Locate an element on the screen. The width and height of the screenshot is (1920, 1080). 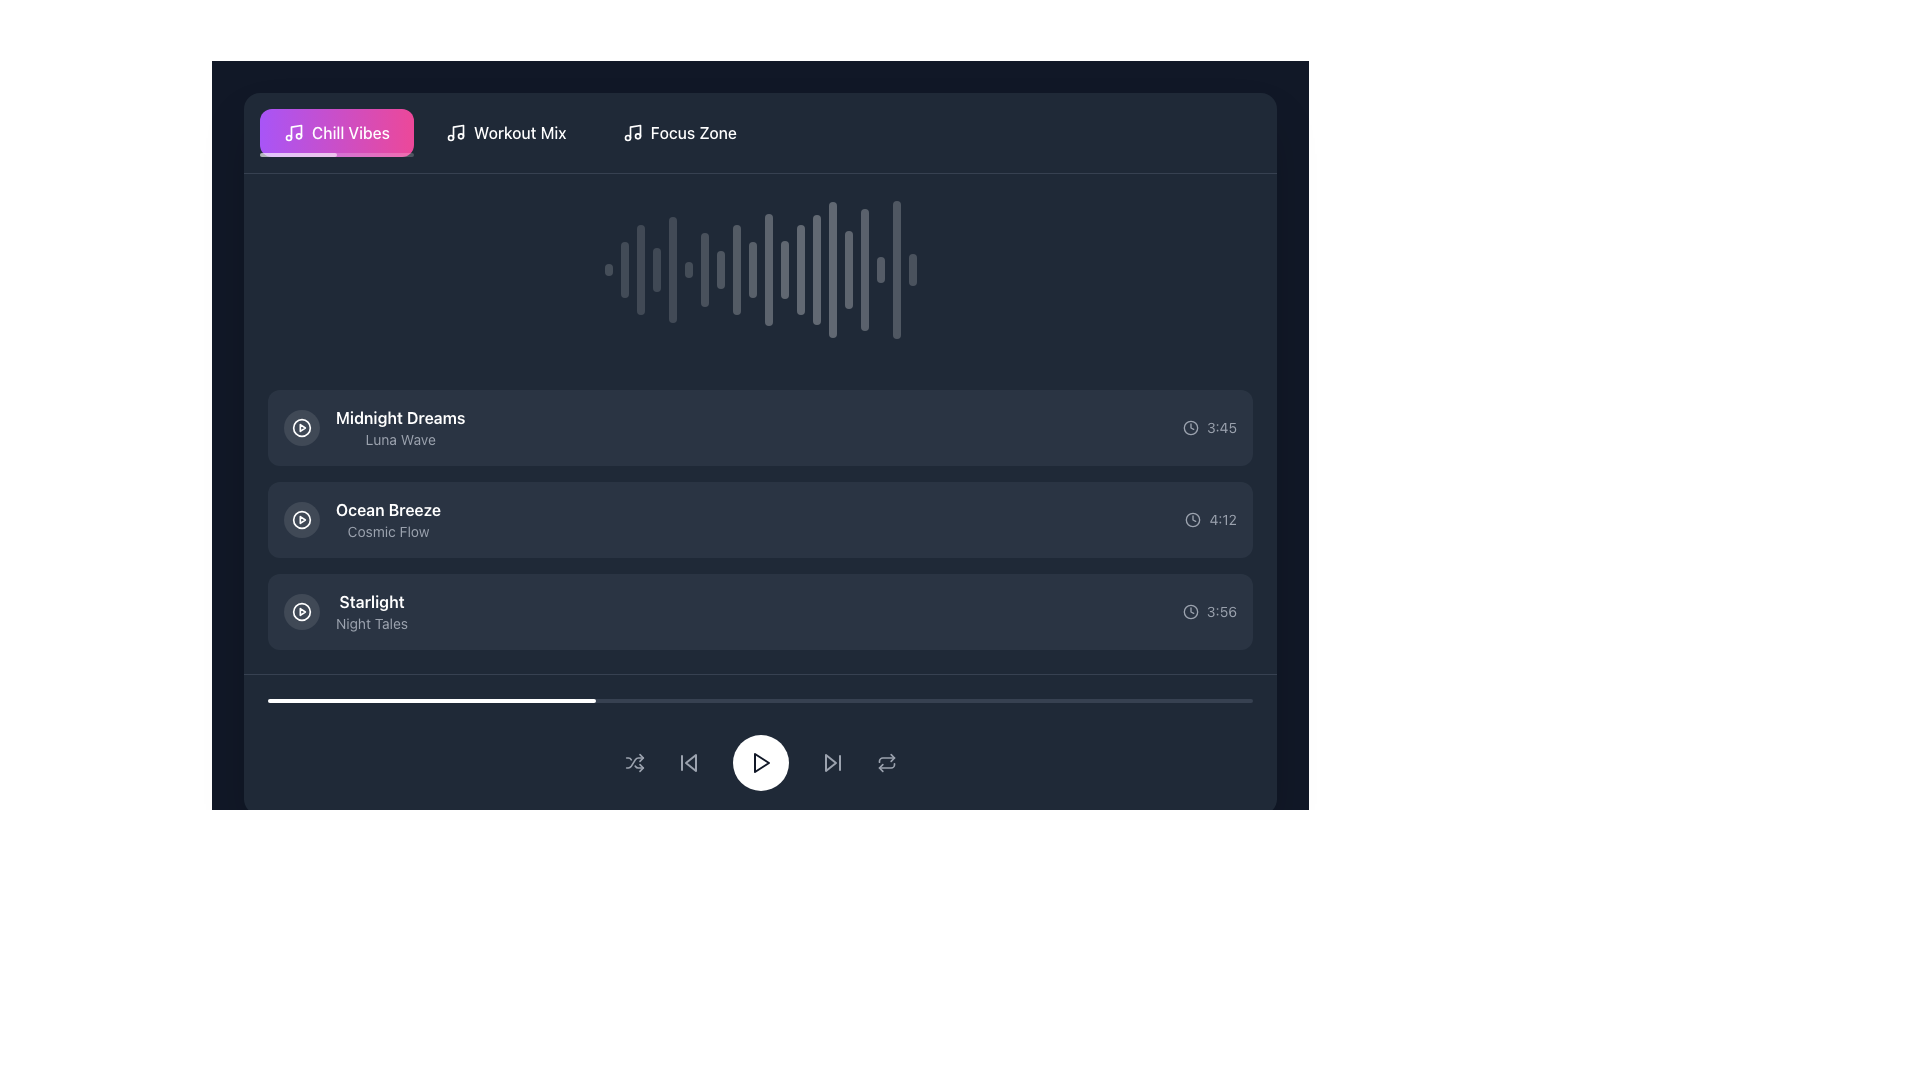
the music note icon located in the navigation section next to the 'Focus Zone' text is located at coordinates (631, 132).